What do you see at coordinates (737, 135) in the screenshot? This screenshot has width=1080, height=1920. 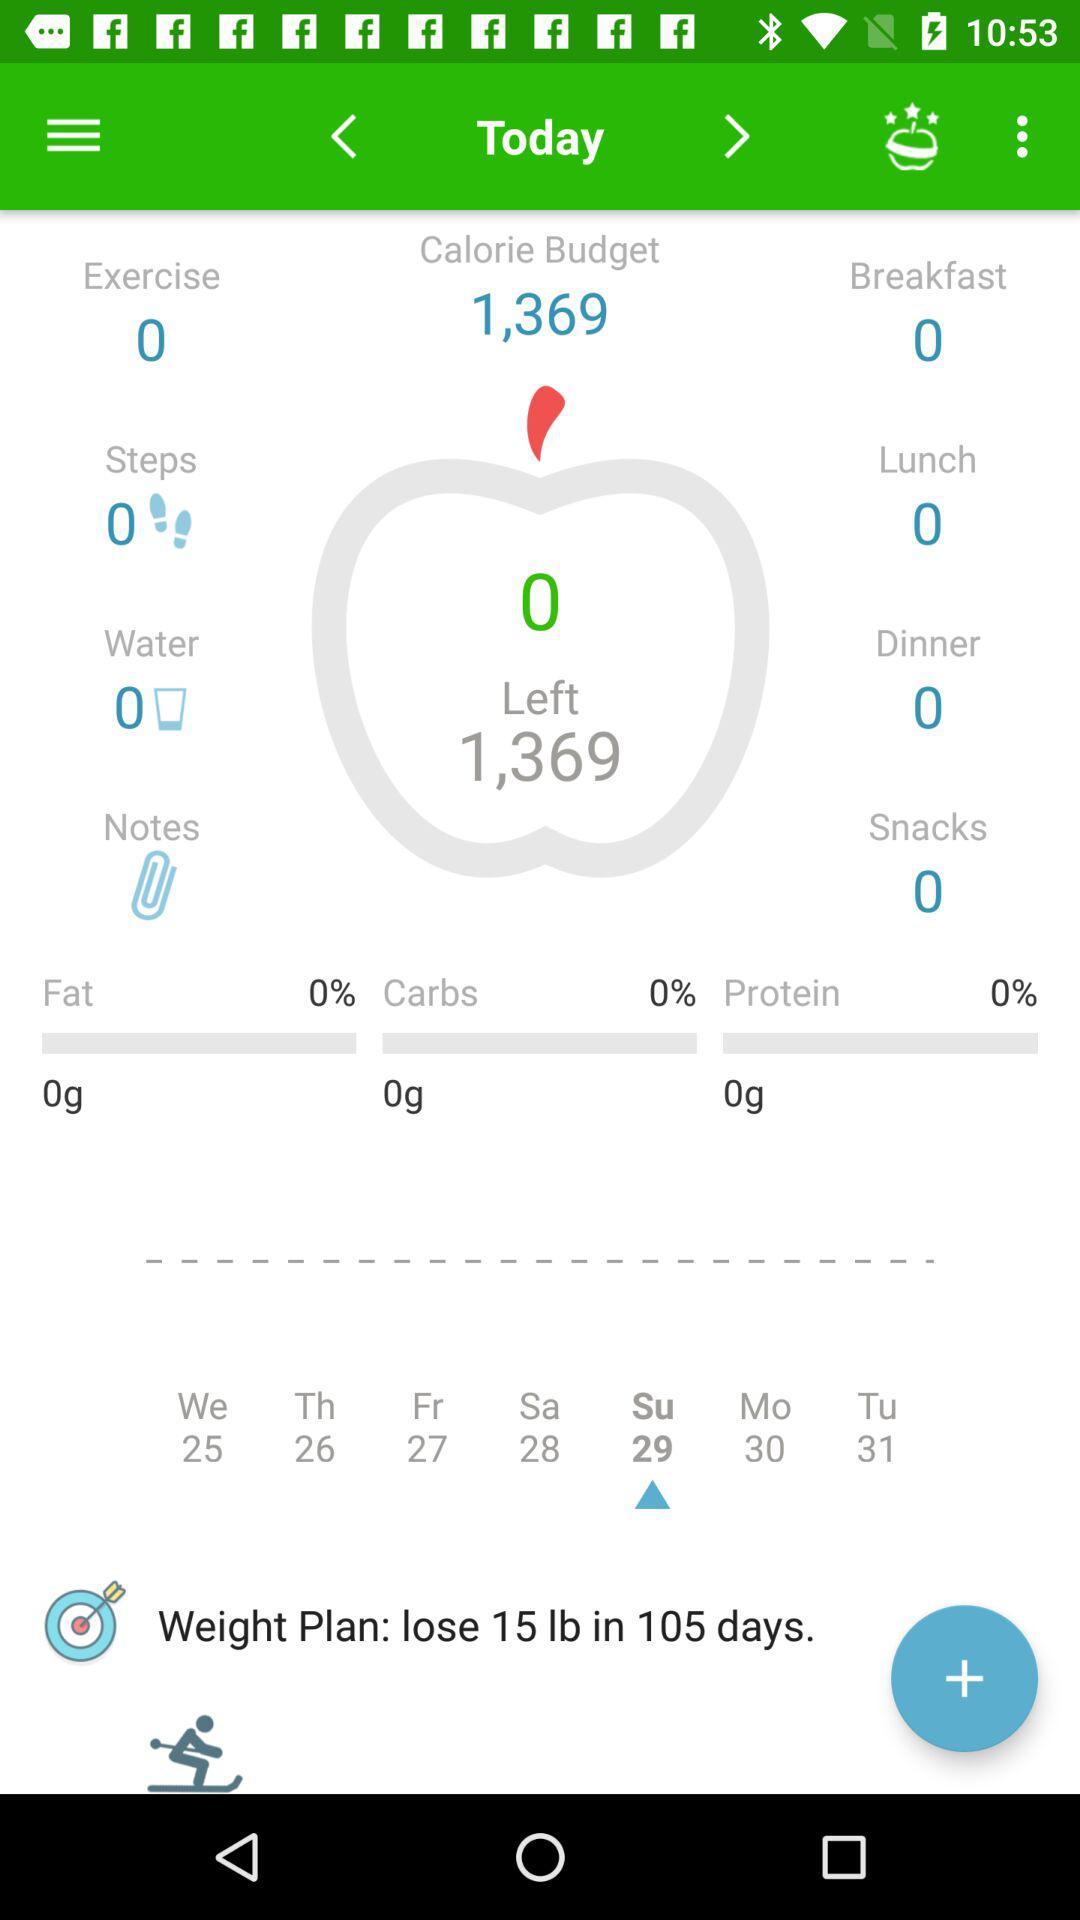 I see `to goto next day` at bounding box center [737, 135].